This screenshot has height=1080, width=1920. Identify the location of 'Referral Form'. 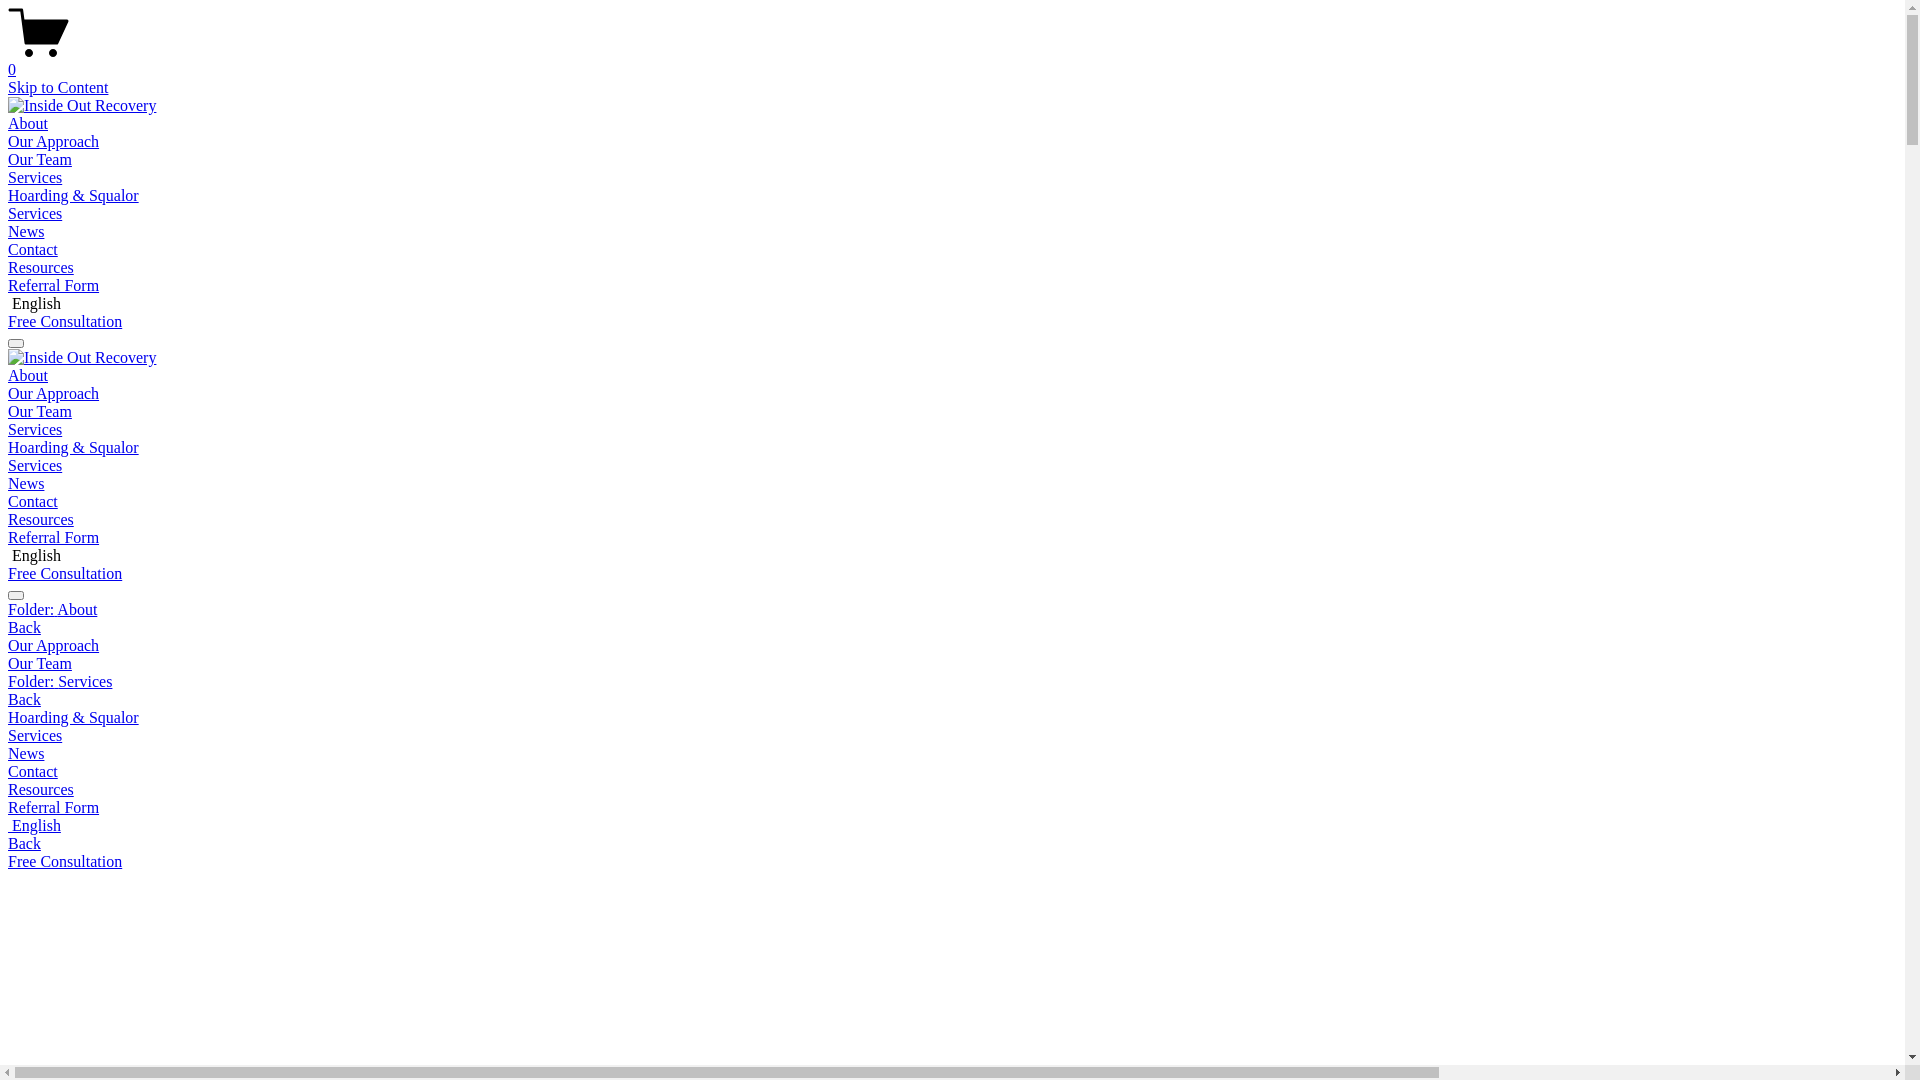
(53, 285).